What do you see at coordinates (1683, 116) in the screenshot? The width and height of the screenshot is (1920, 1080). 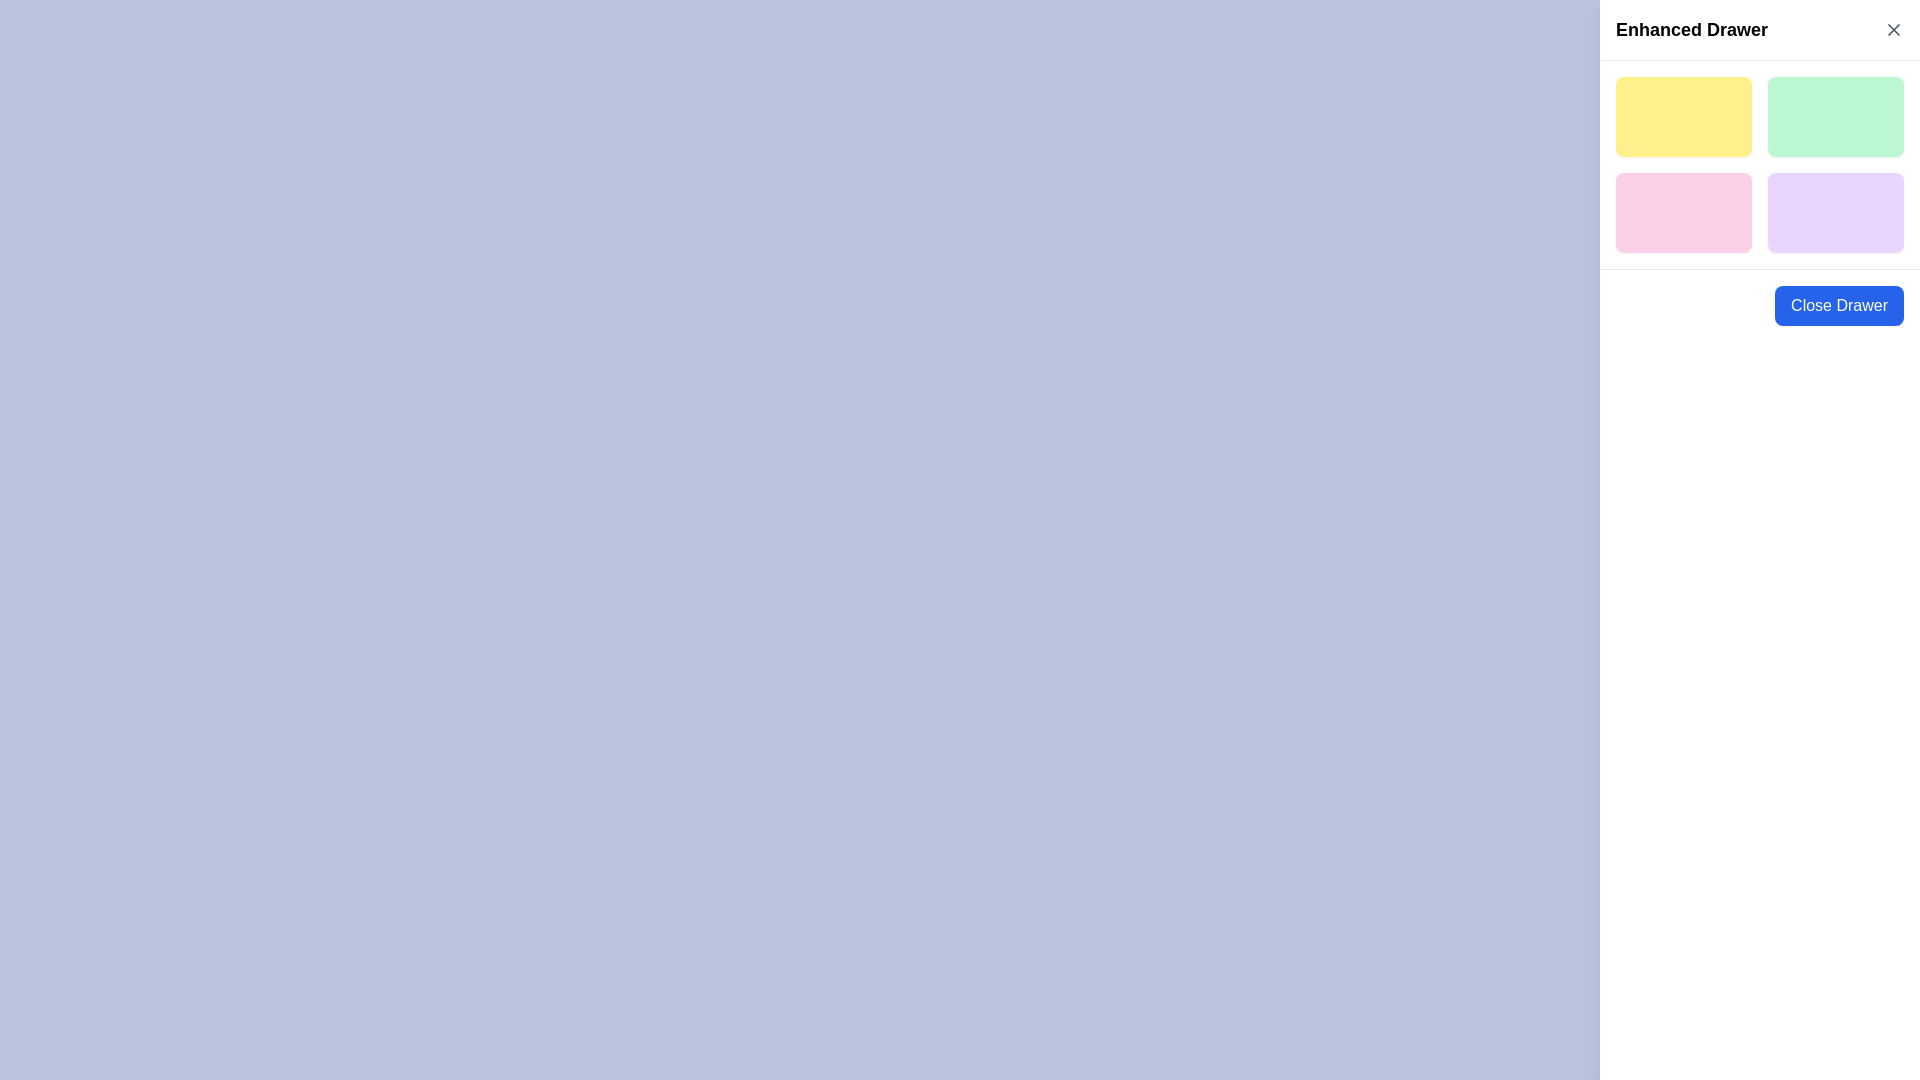 I see `the decorative block located in the top-left corner of a 2x2 grid, which has no interactive functionality` at bounding box center [1683, 116].